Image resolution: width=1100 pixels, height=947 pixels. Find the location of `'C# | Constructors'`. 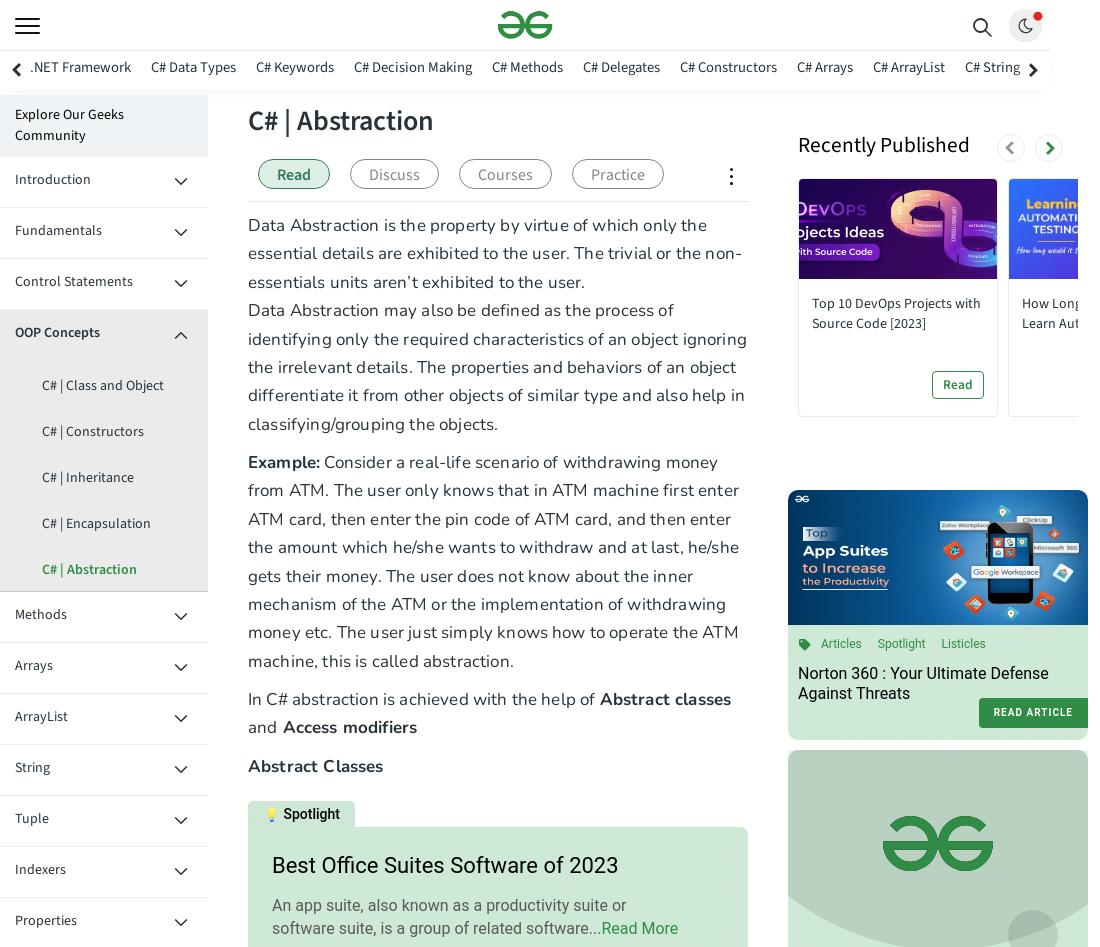

'C# | Constructors' is located at coordinates (92, 432).